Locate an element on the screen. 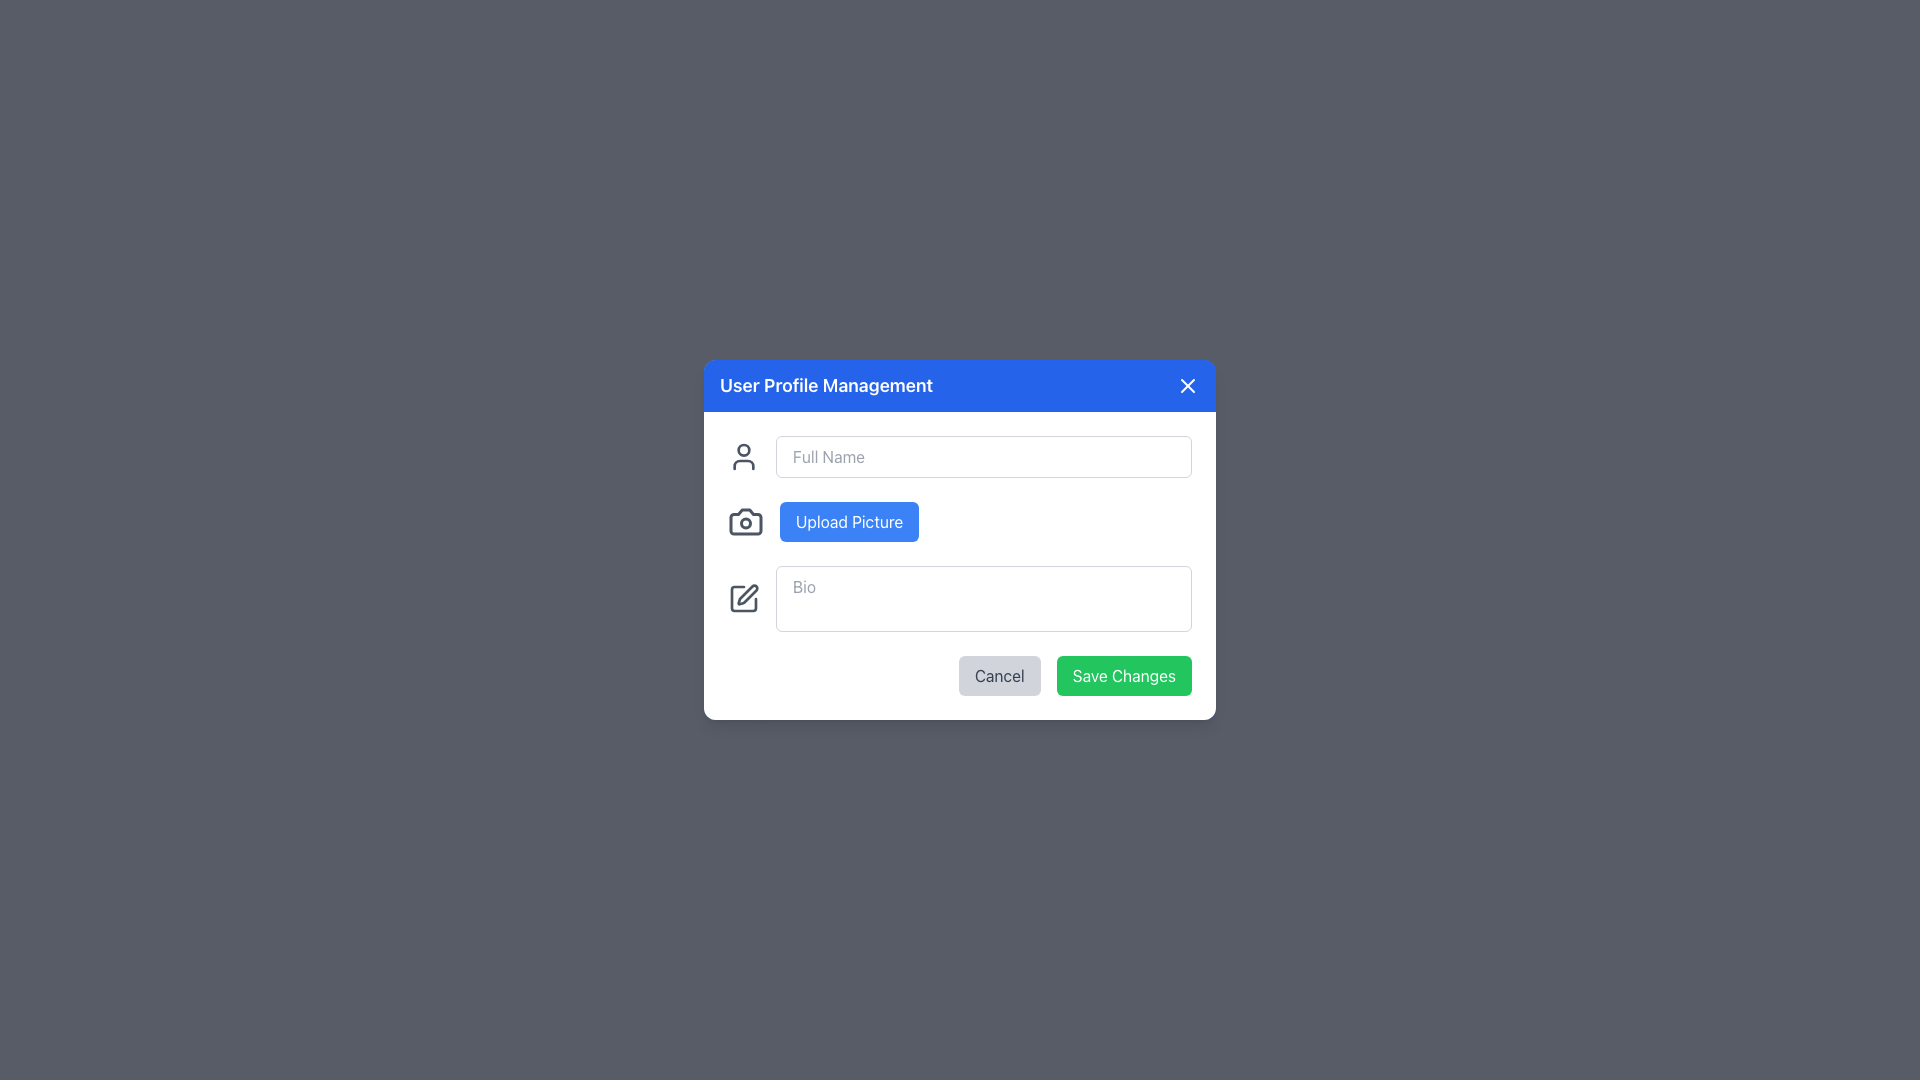 This screenshot has width=1920, height=1080. the 'Cancel' button with a gray background and dark gray text located at the bottom-right of the 'User Profile Management' dialog for a visual state change is located at coordinates (999, 675).